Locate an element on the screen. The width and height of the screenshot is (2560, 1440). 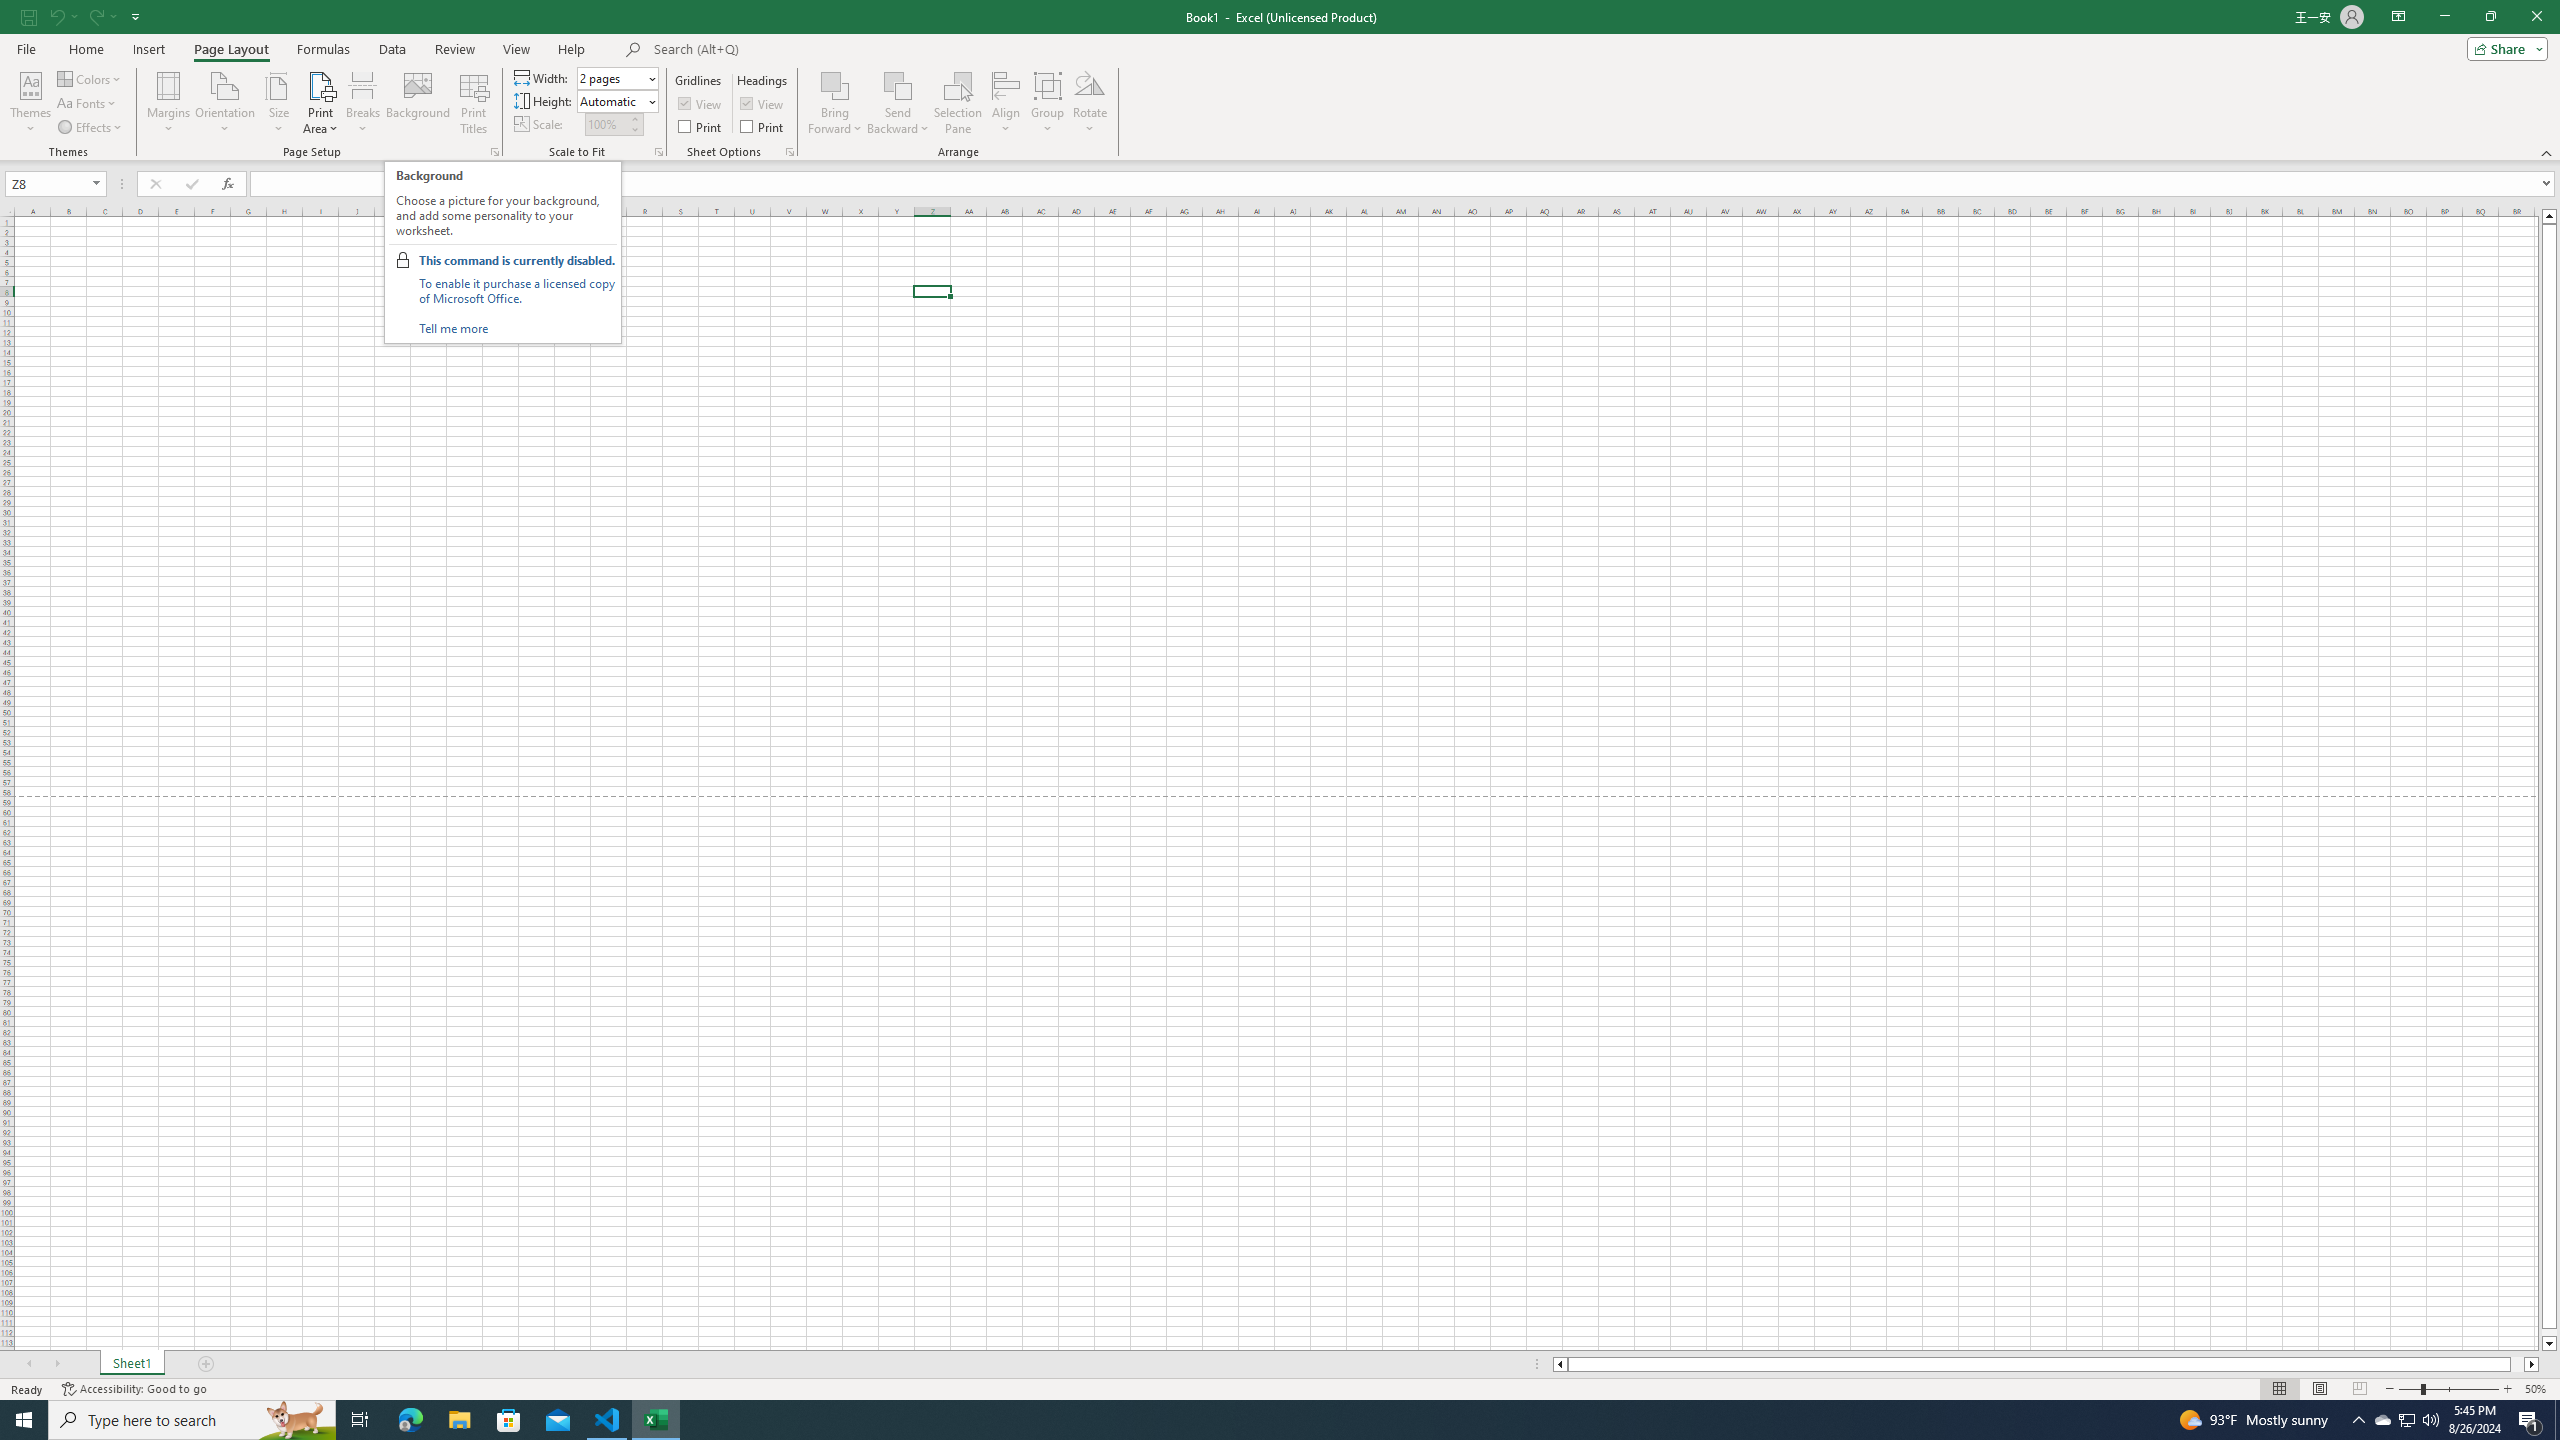
'More' is located at coordinates (633, 118).